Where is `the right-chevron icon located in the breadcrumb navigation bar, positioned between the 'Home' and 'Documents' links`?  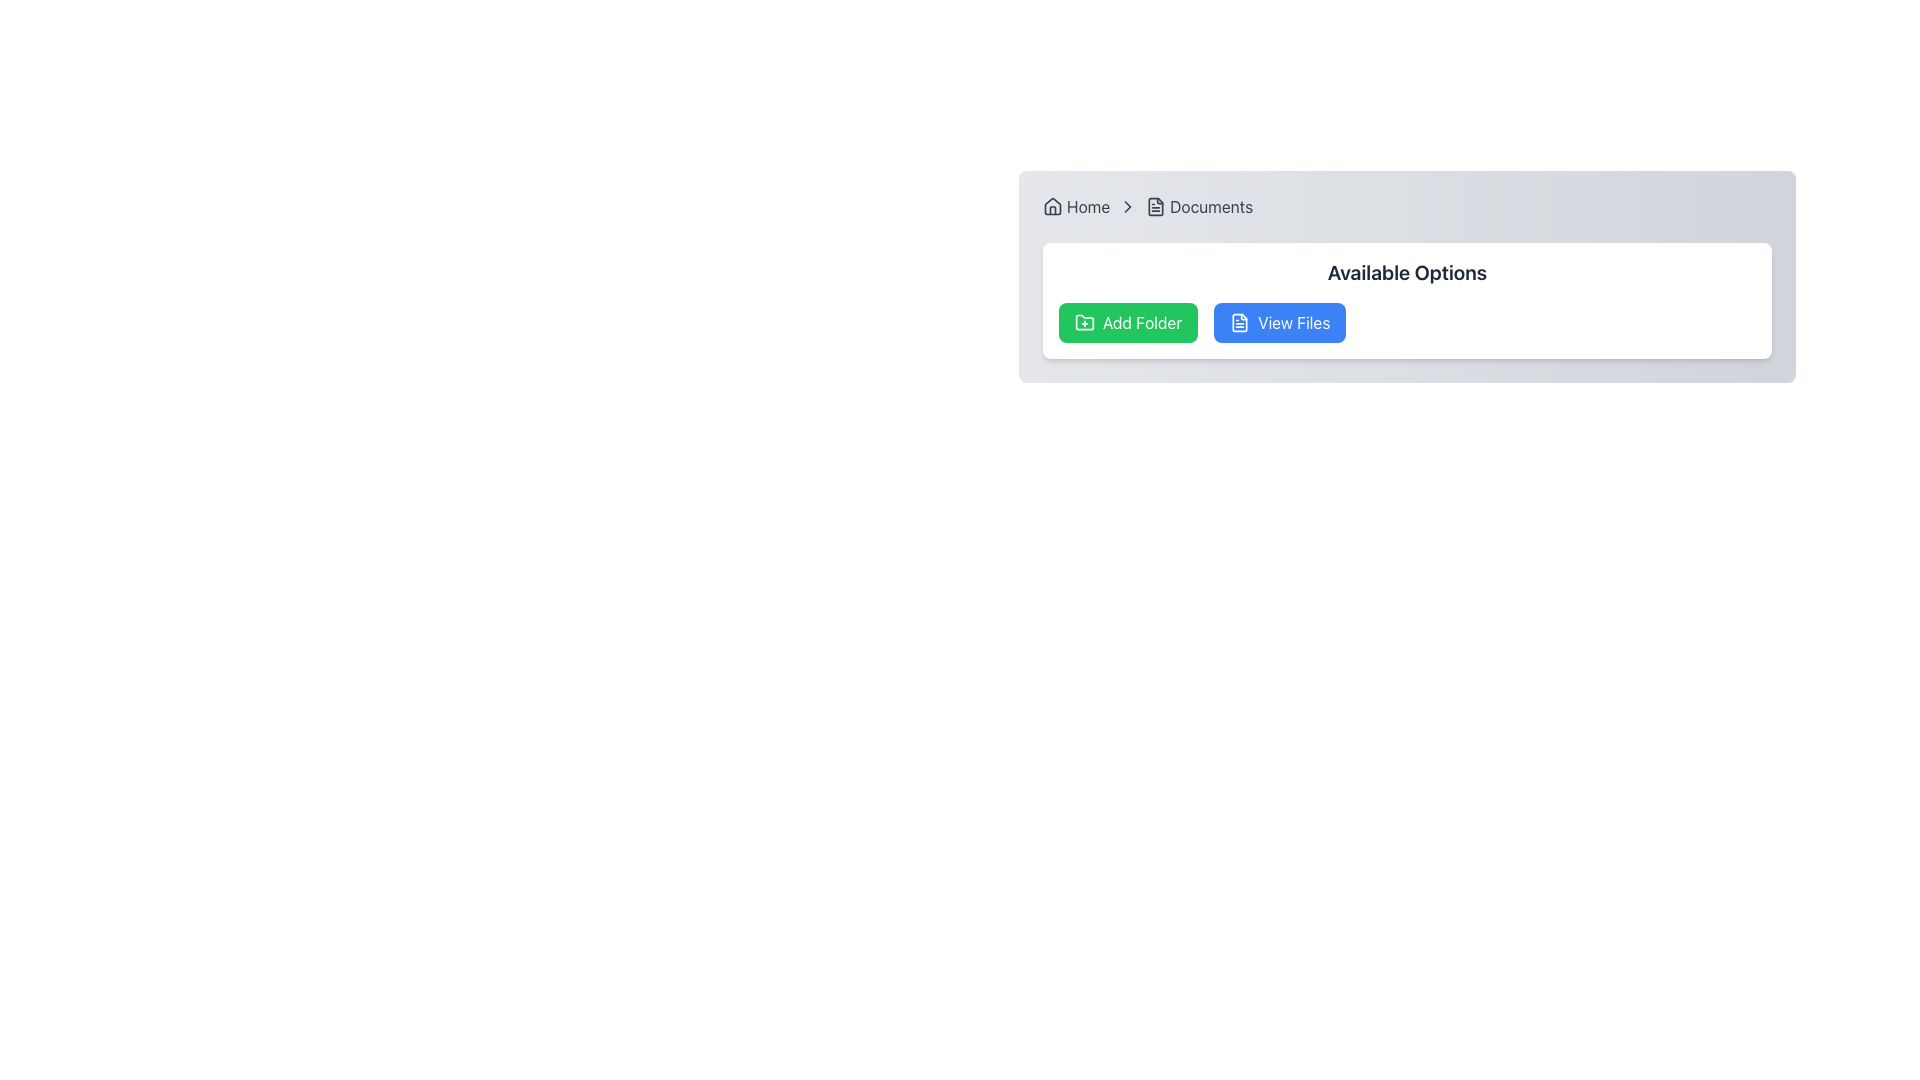
the right-chevron icon located in the breadcrumb navigation bar, positioned between the 'Home' and 'Documents' links is located at coordinates (1128, 207).